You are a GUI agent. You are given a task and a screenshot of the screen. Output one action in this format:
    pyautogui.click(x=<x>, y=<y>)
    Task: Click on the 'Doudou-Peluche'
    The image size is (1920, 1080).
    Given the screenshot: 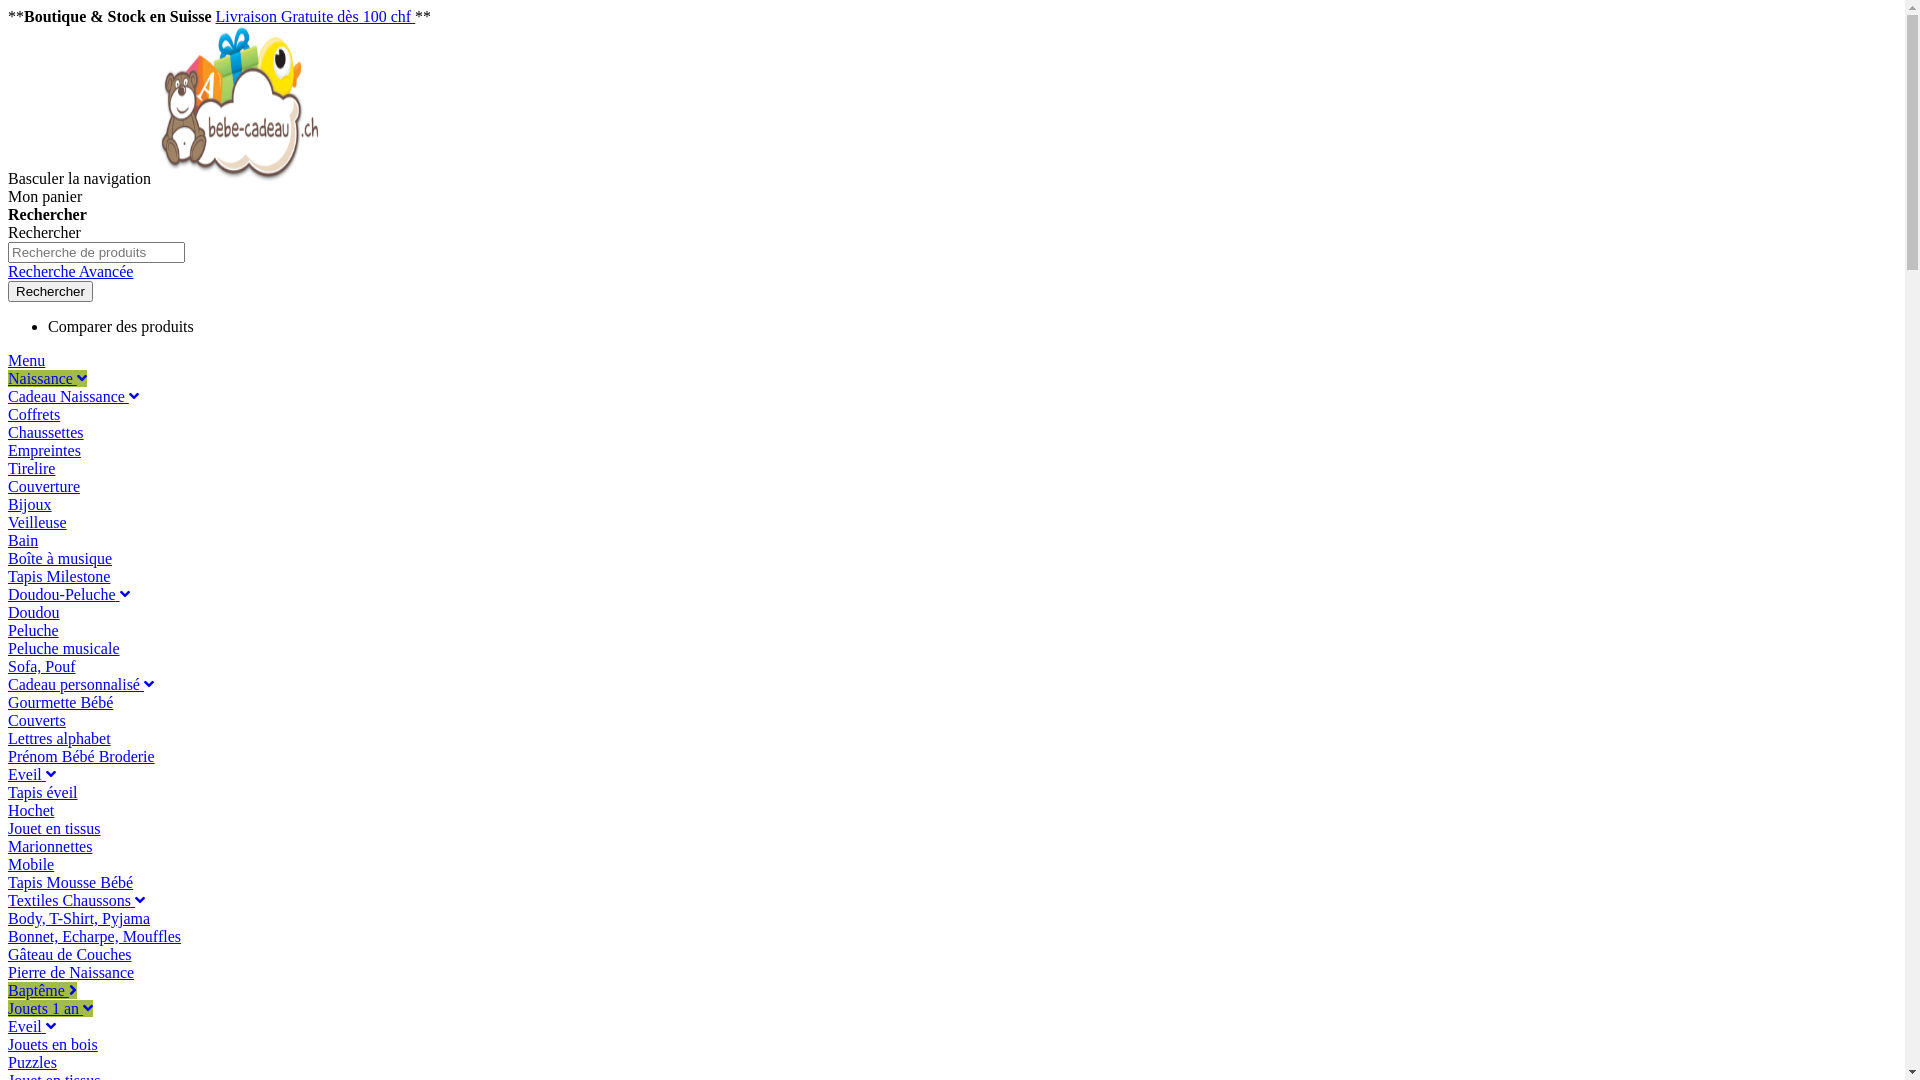 What is the action you would take?
    pyautogui.click(x=68, y=593)
    